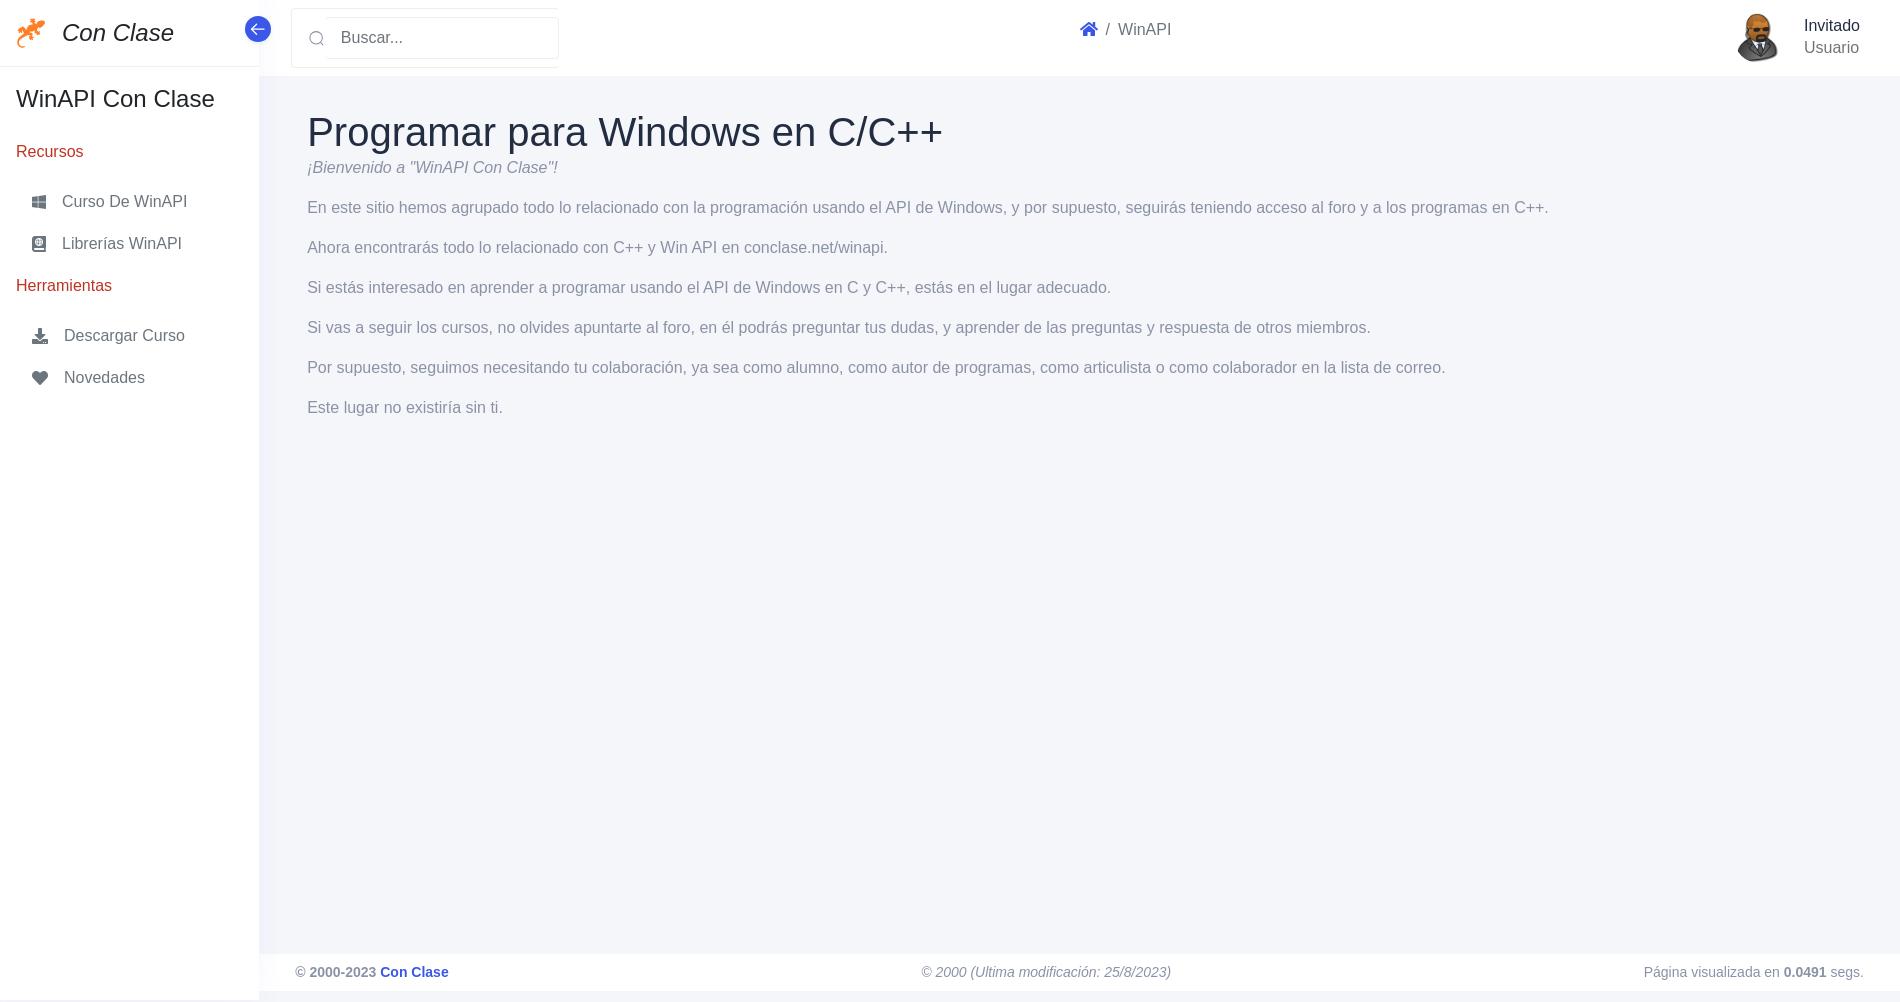 Image resolution: width=1900 pixels, height=1002 pixels. What do you see at coordinates (837, 326) in the screenshot?
I see `'Si vas a seguir los cursos, no olvides apuntarte al foro, en él
	podrás preguntar tus dudas, y aprender de las preguntas y respuesta de otros
  miembros.'` at bounding box center [837, 326].